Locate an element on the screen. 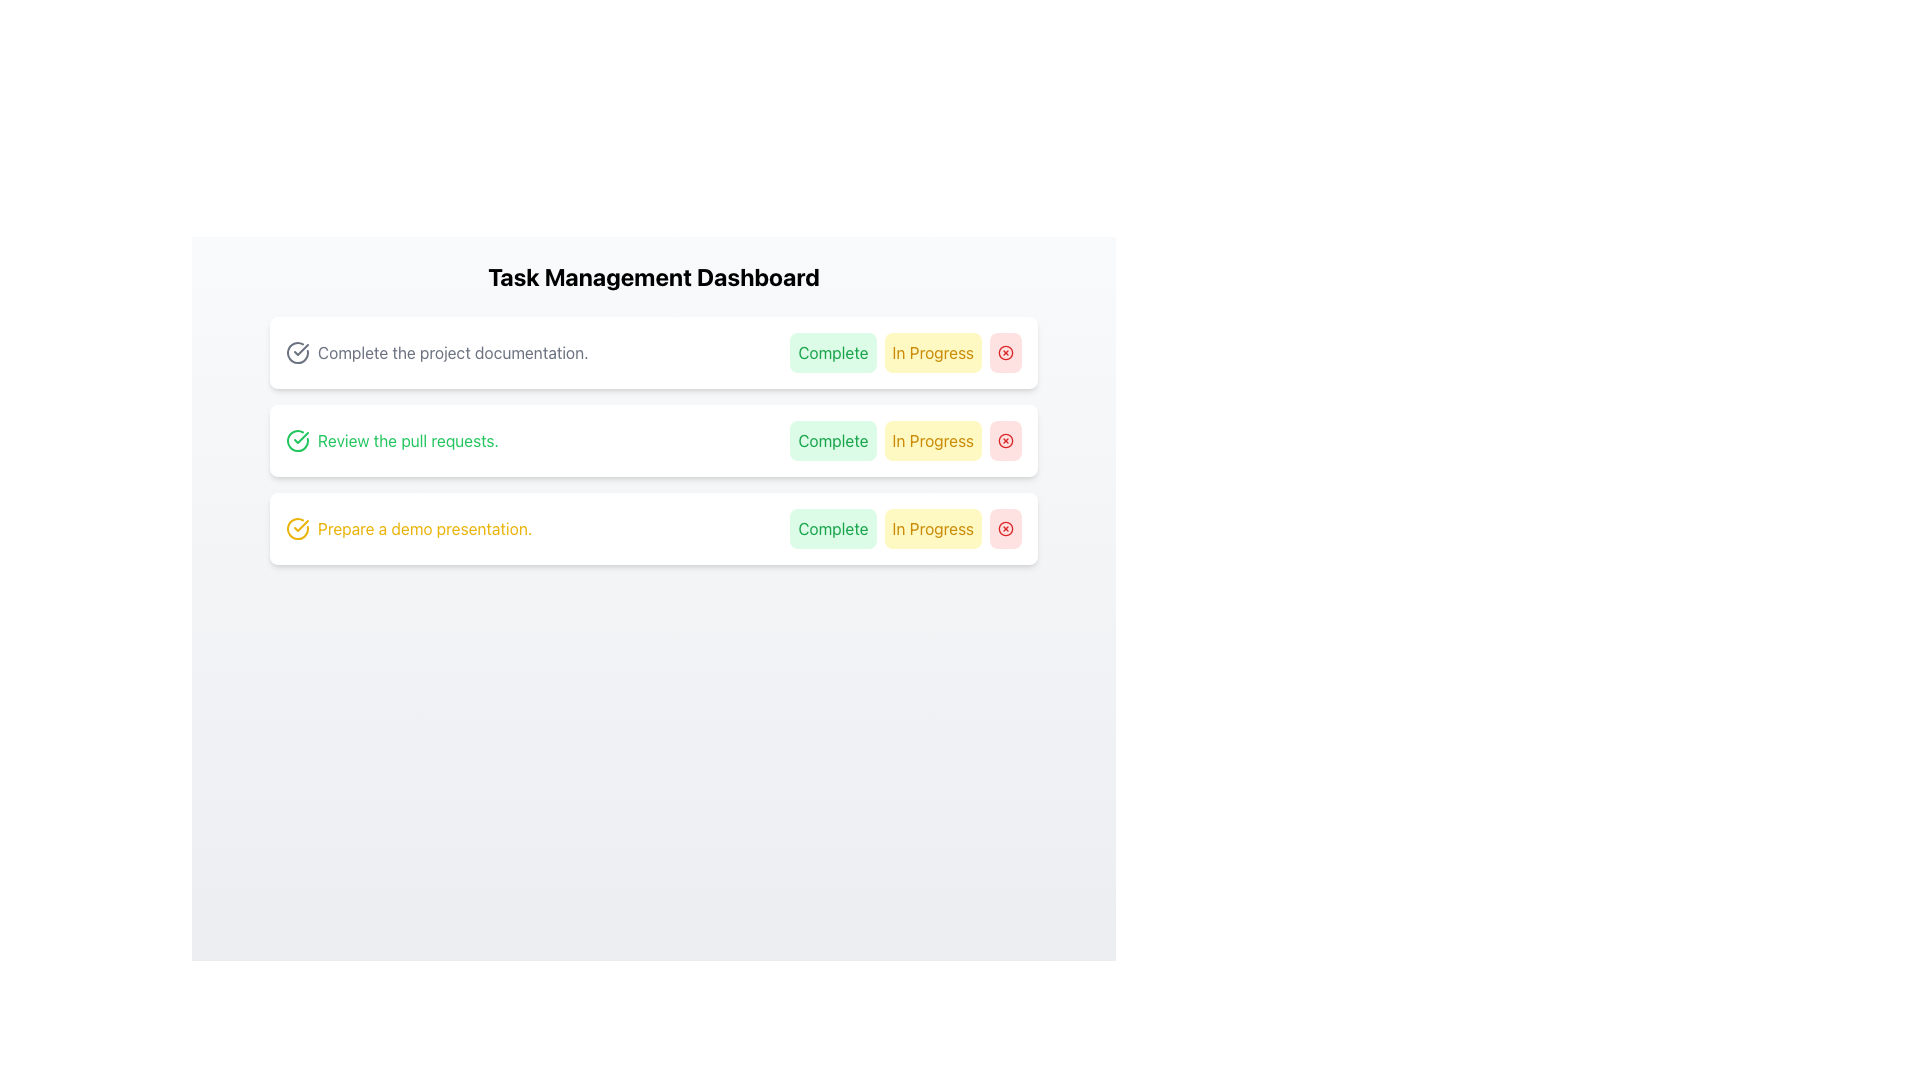 The image size is (1920, 1080). the checkmark icon indicating the completion status of the task titled 'Review the pull requests.' is located at coordinates (296, 439).